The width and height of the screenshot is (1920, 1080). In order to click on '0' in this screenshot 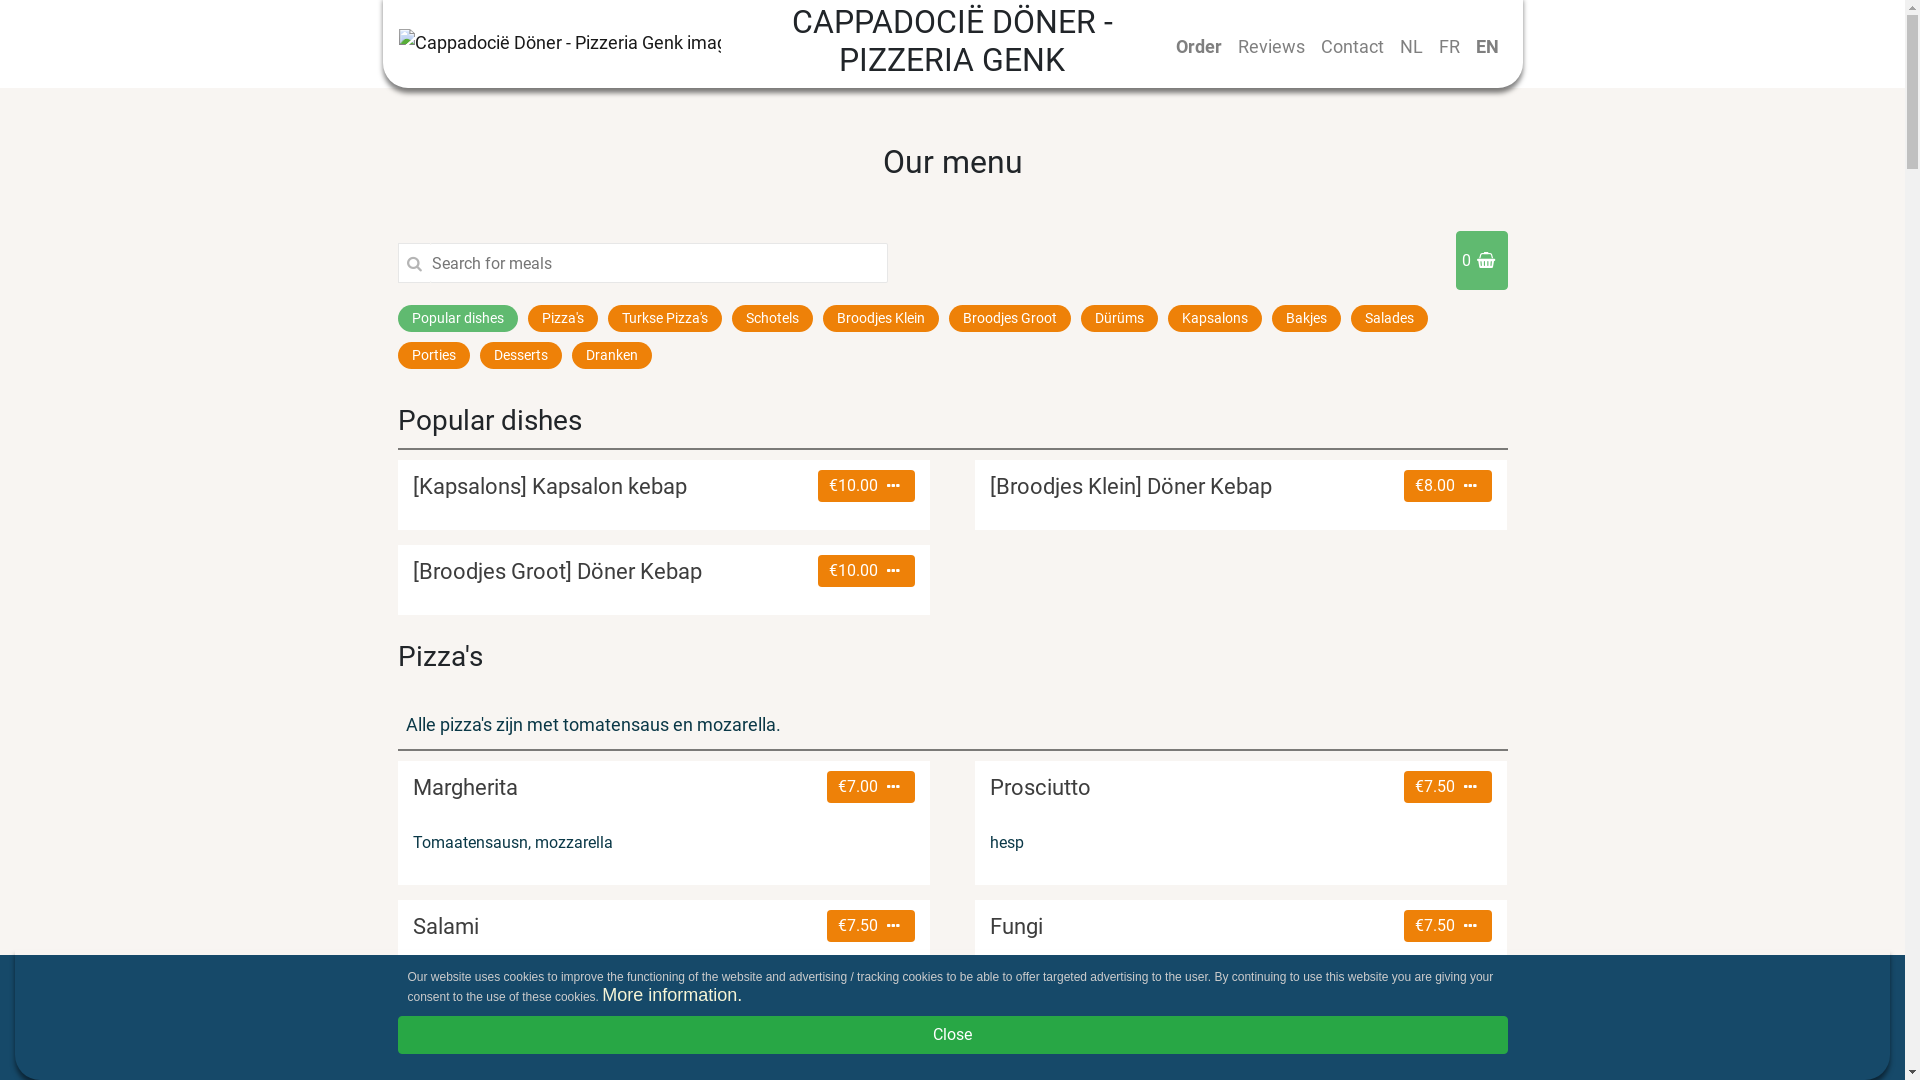, I will do `click(1481, 259)`.